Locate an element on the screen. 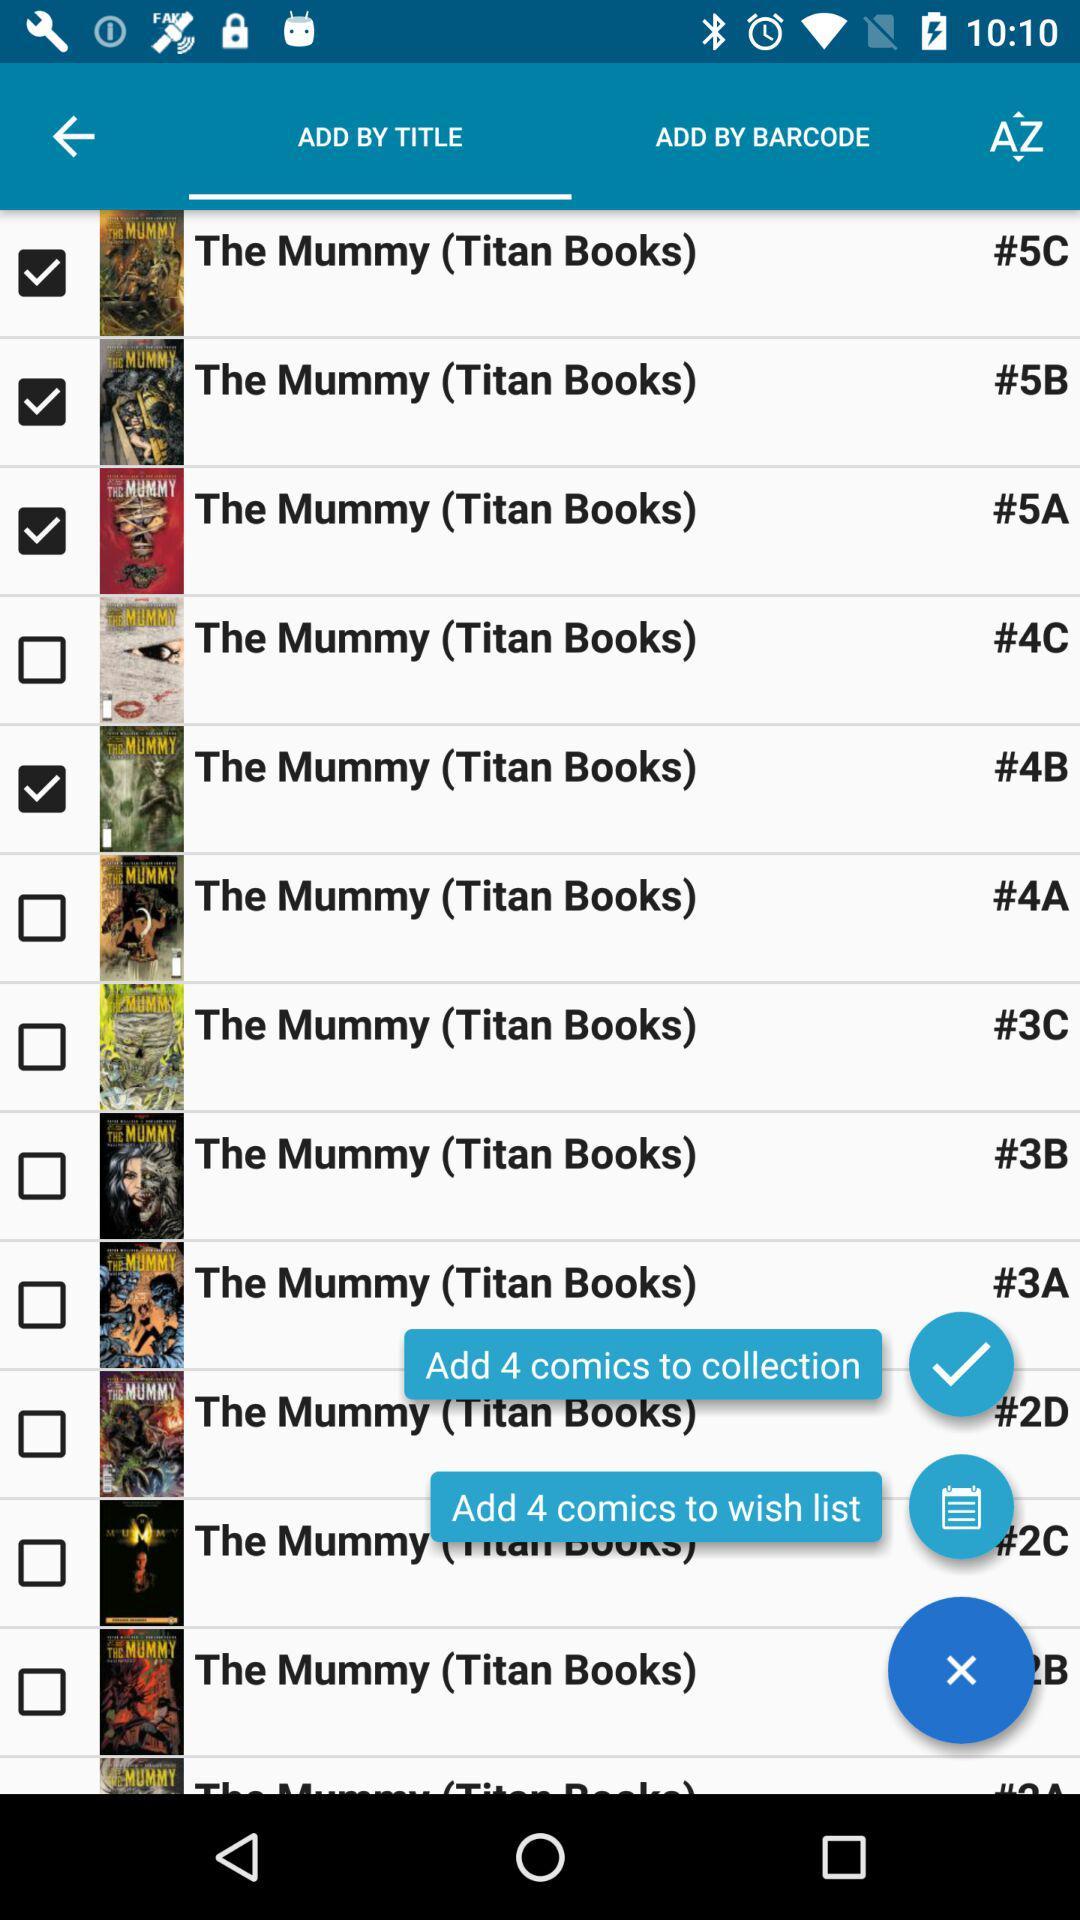 This screenshot has width=1080, height=1920. comic selection is located at coordinates (48, 272).